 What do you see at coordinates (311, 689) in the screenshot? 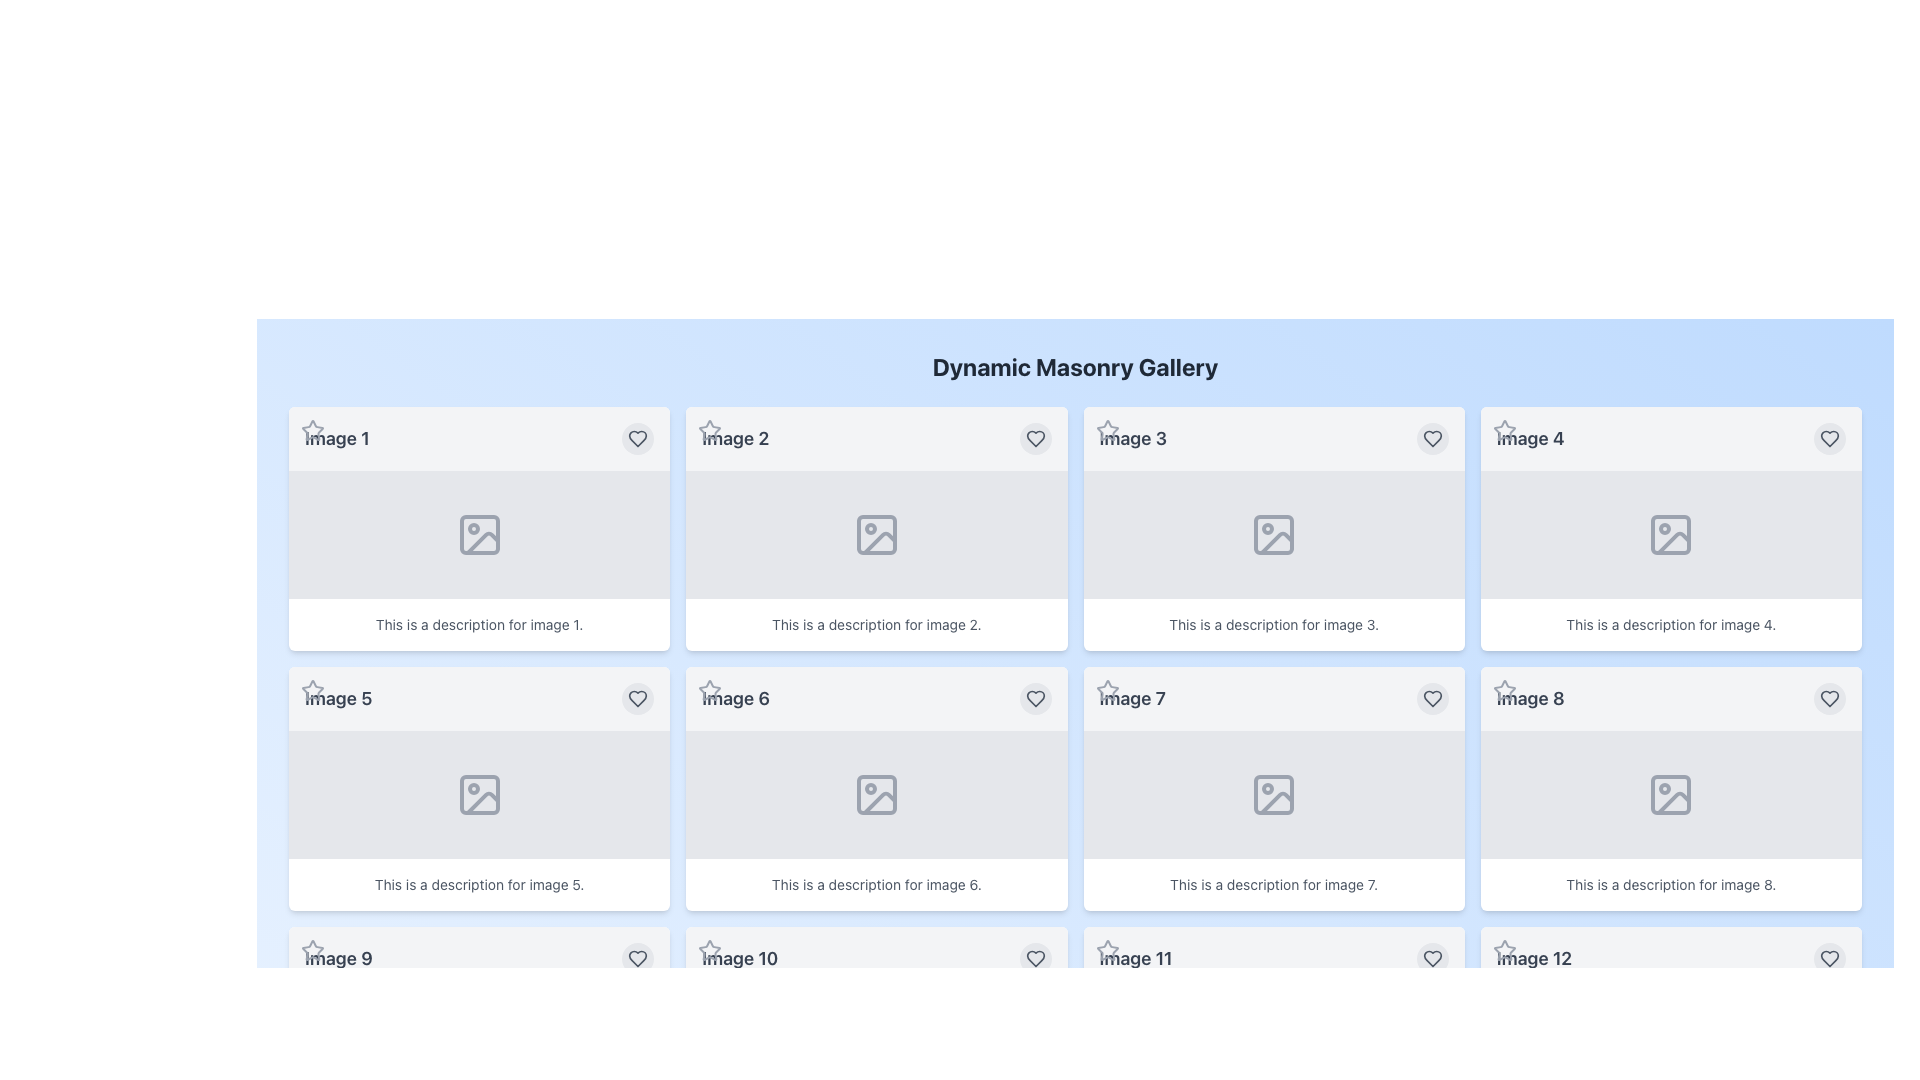
I see `the star icon located at the top left corner of the fifth item labeled 'Image 5' in a grid layout` at bounding box center [311, 689].